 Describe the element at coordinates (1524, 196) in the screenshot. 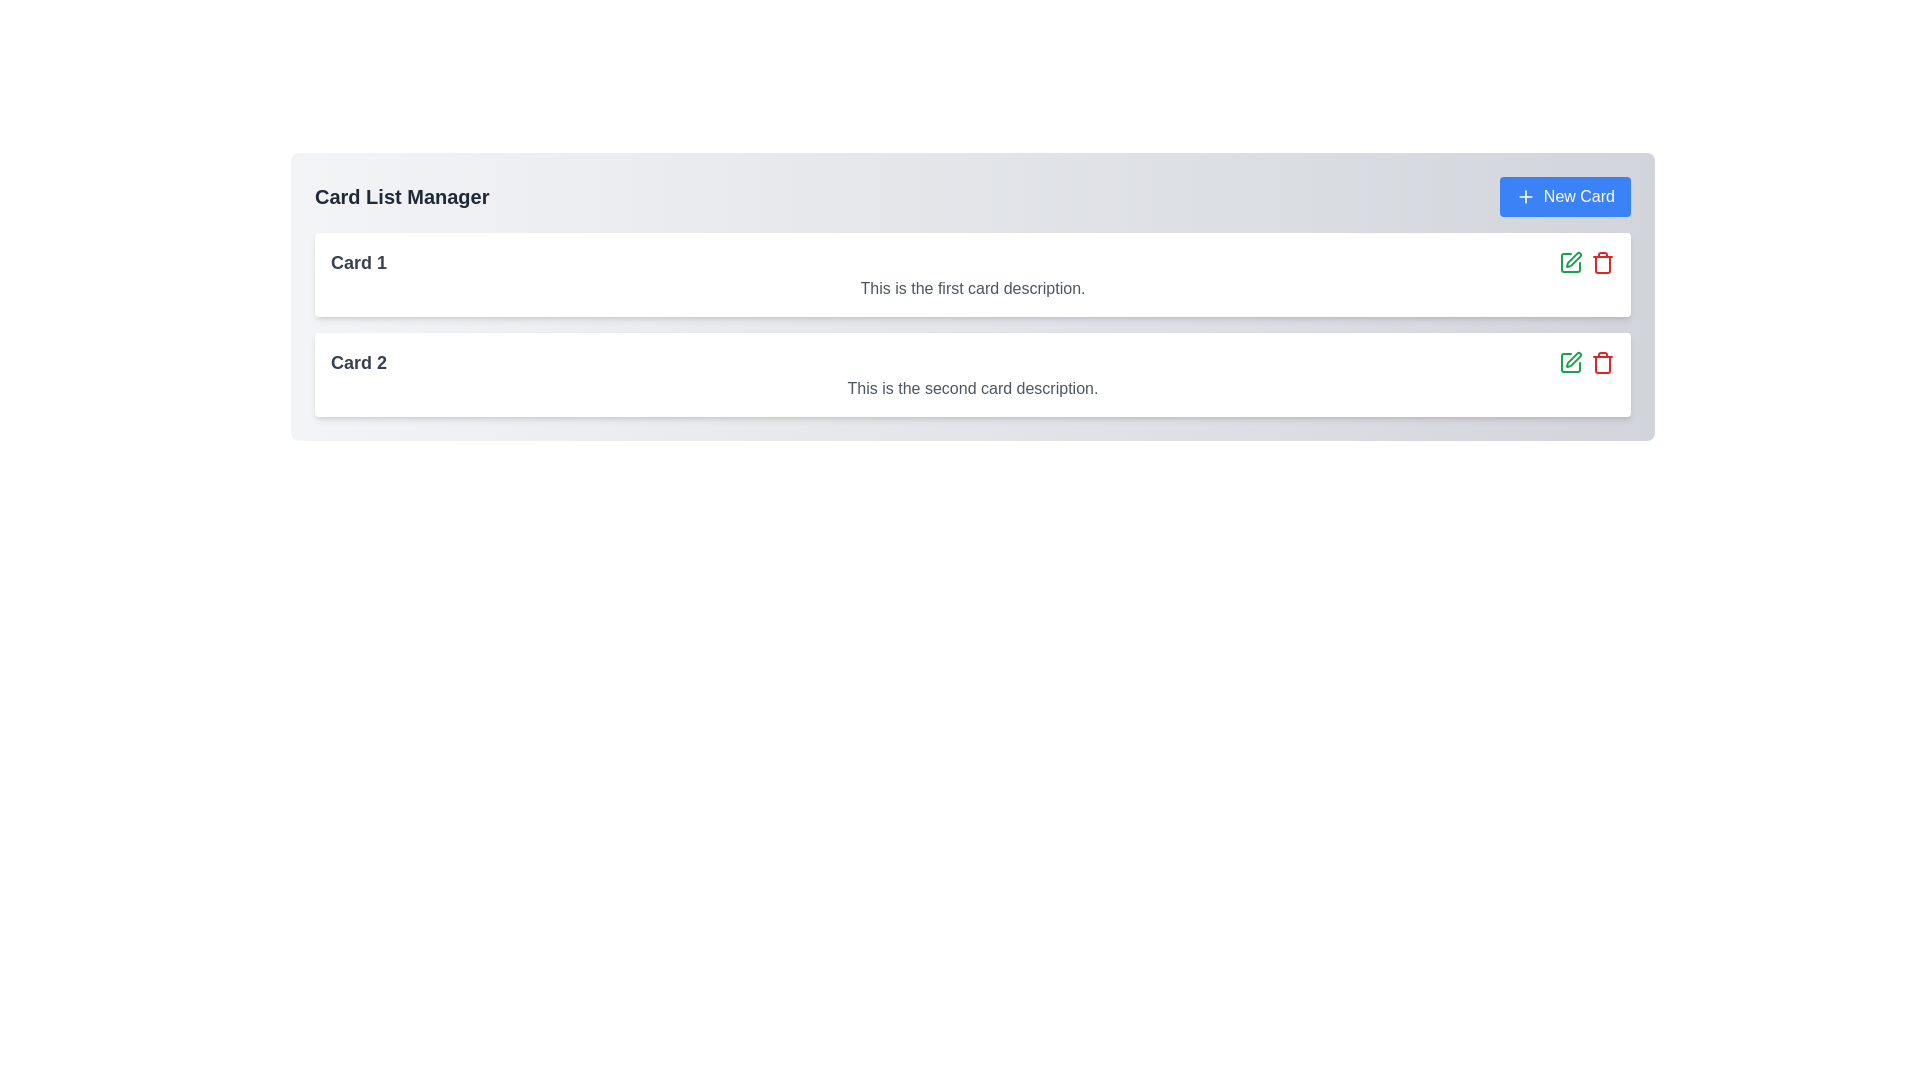

I see `the plus sign icon located within the blue 'New Card' button in the upper-right corner of the card list interface to invoke the button action` at that location.